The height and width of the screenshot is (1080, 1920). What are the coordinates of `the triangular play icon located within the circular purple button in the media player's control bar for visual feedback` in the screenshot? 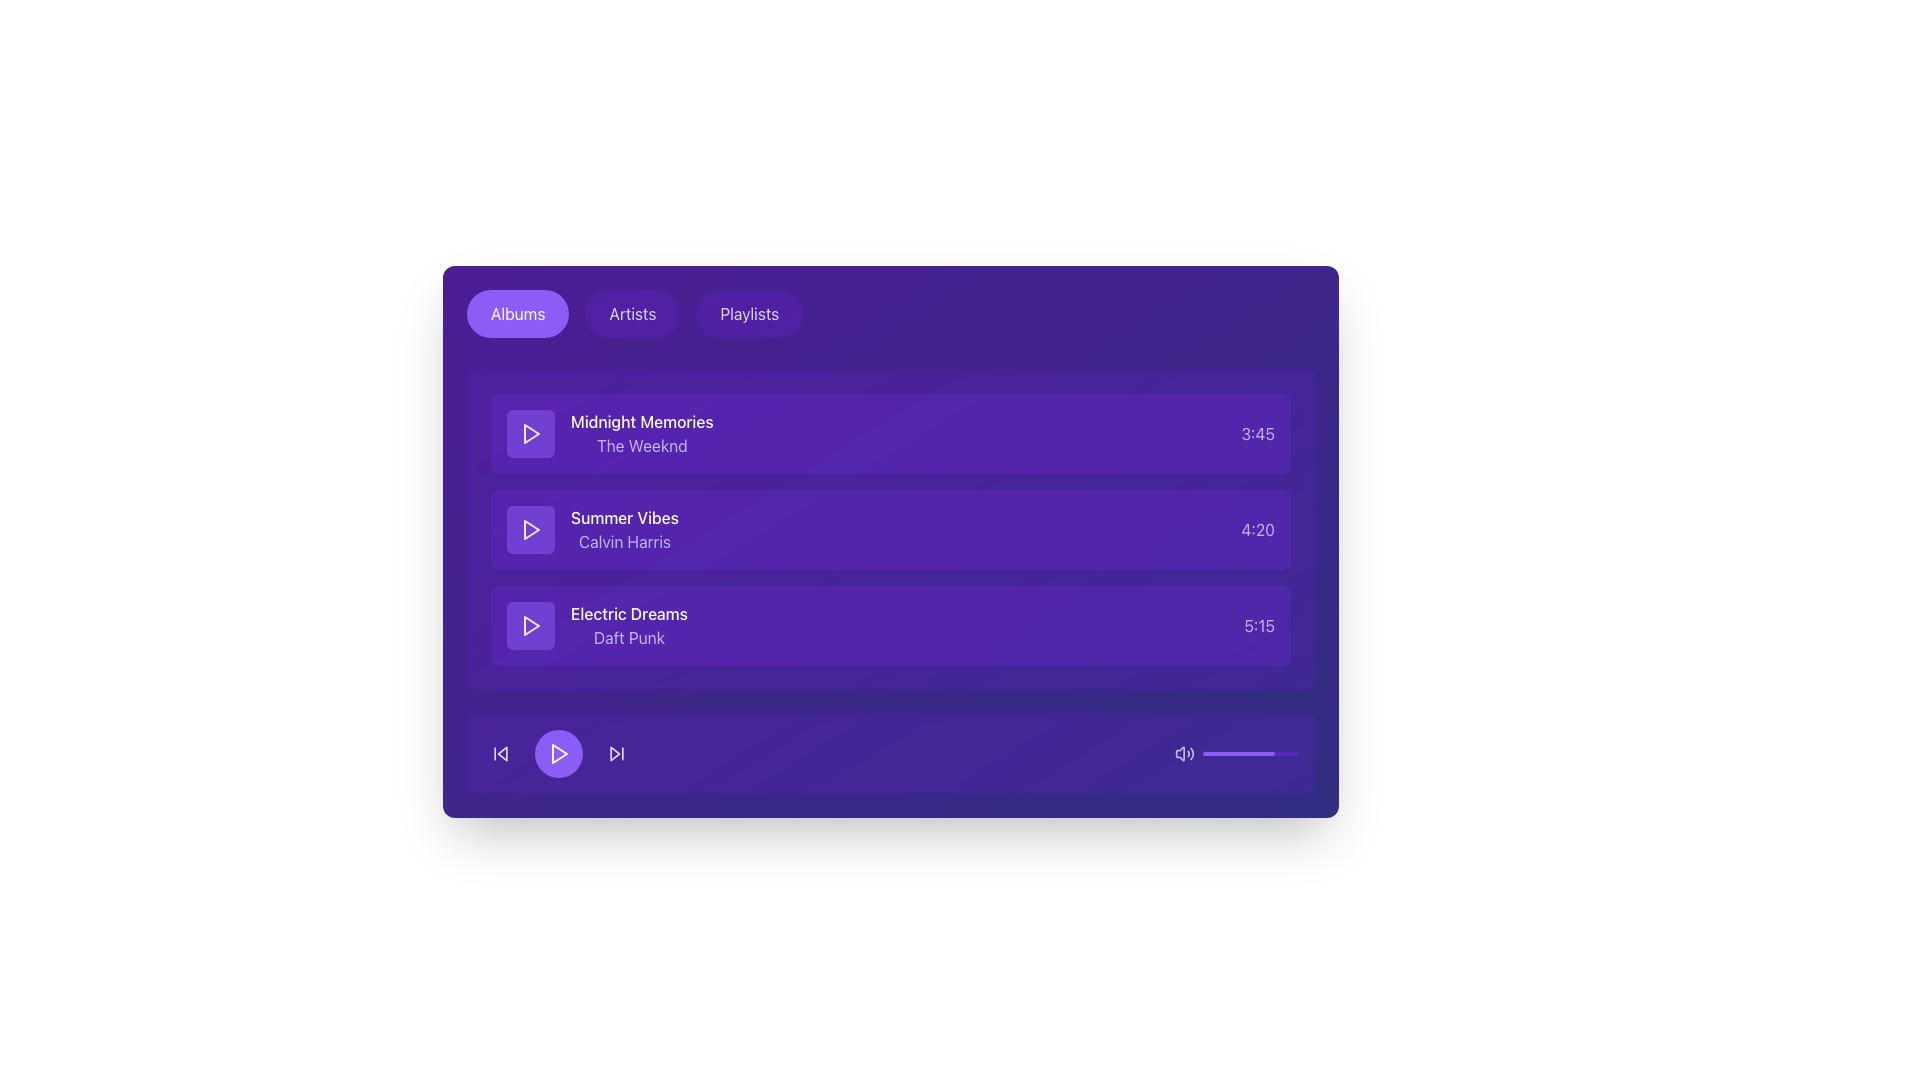 It's located at (560, 753).